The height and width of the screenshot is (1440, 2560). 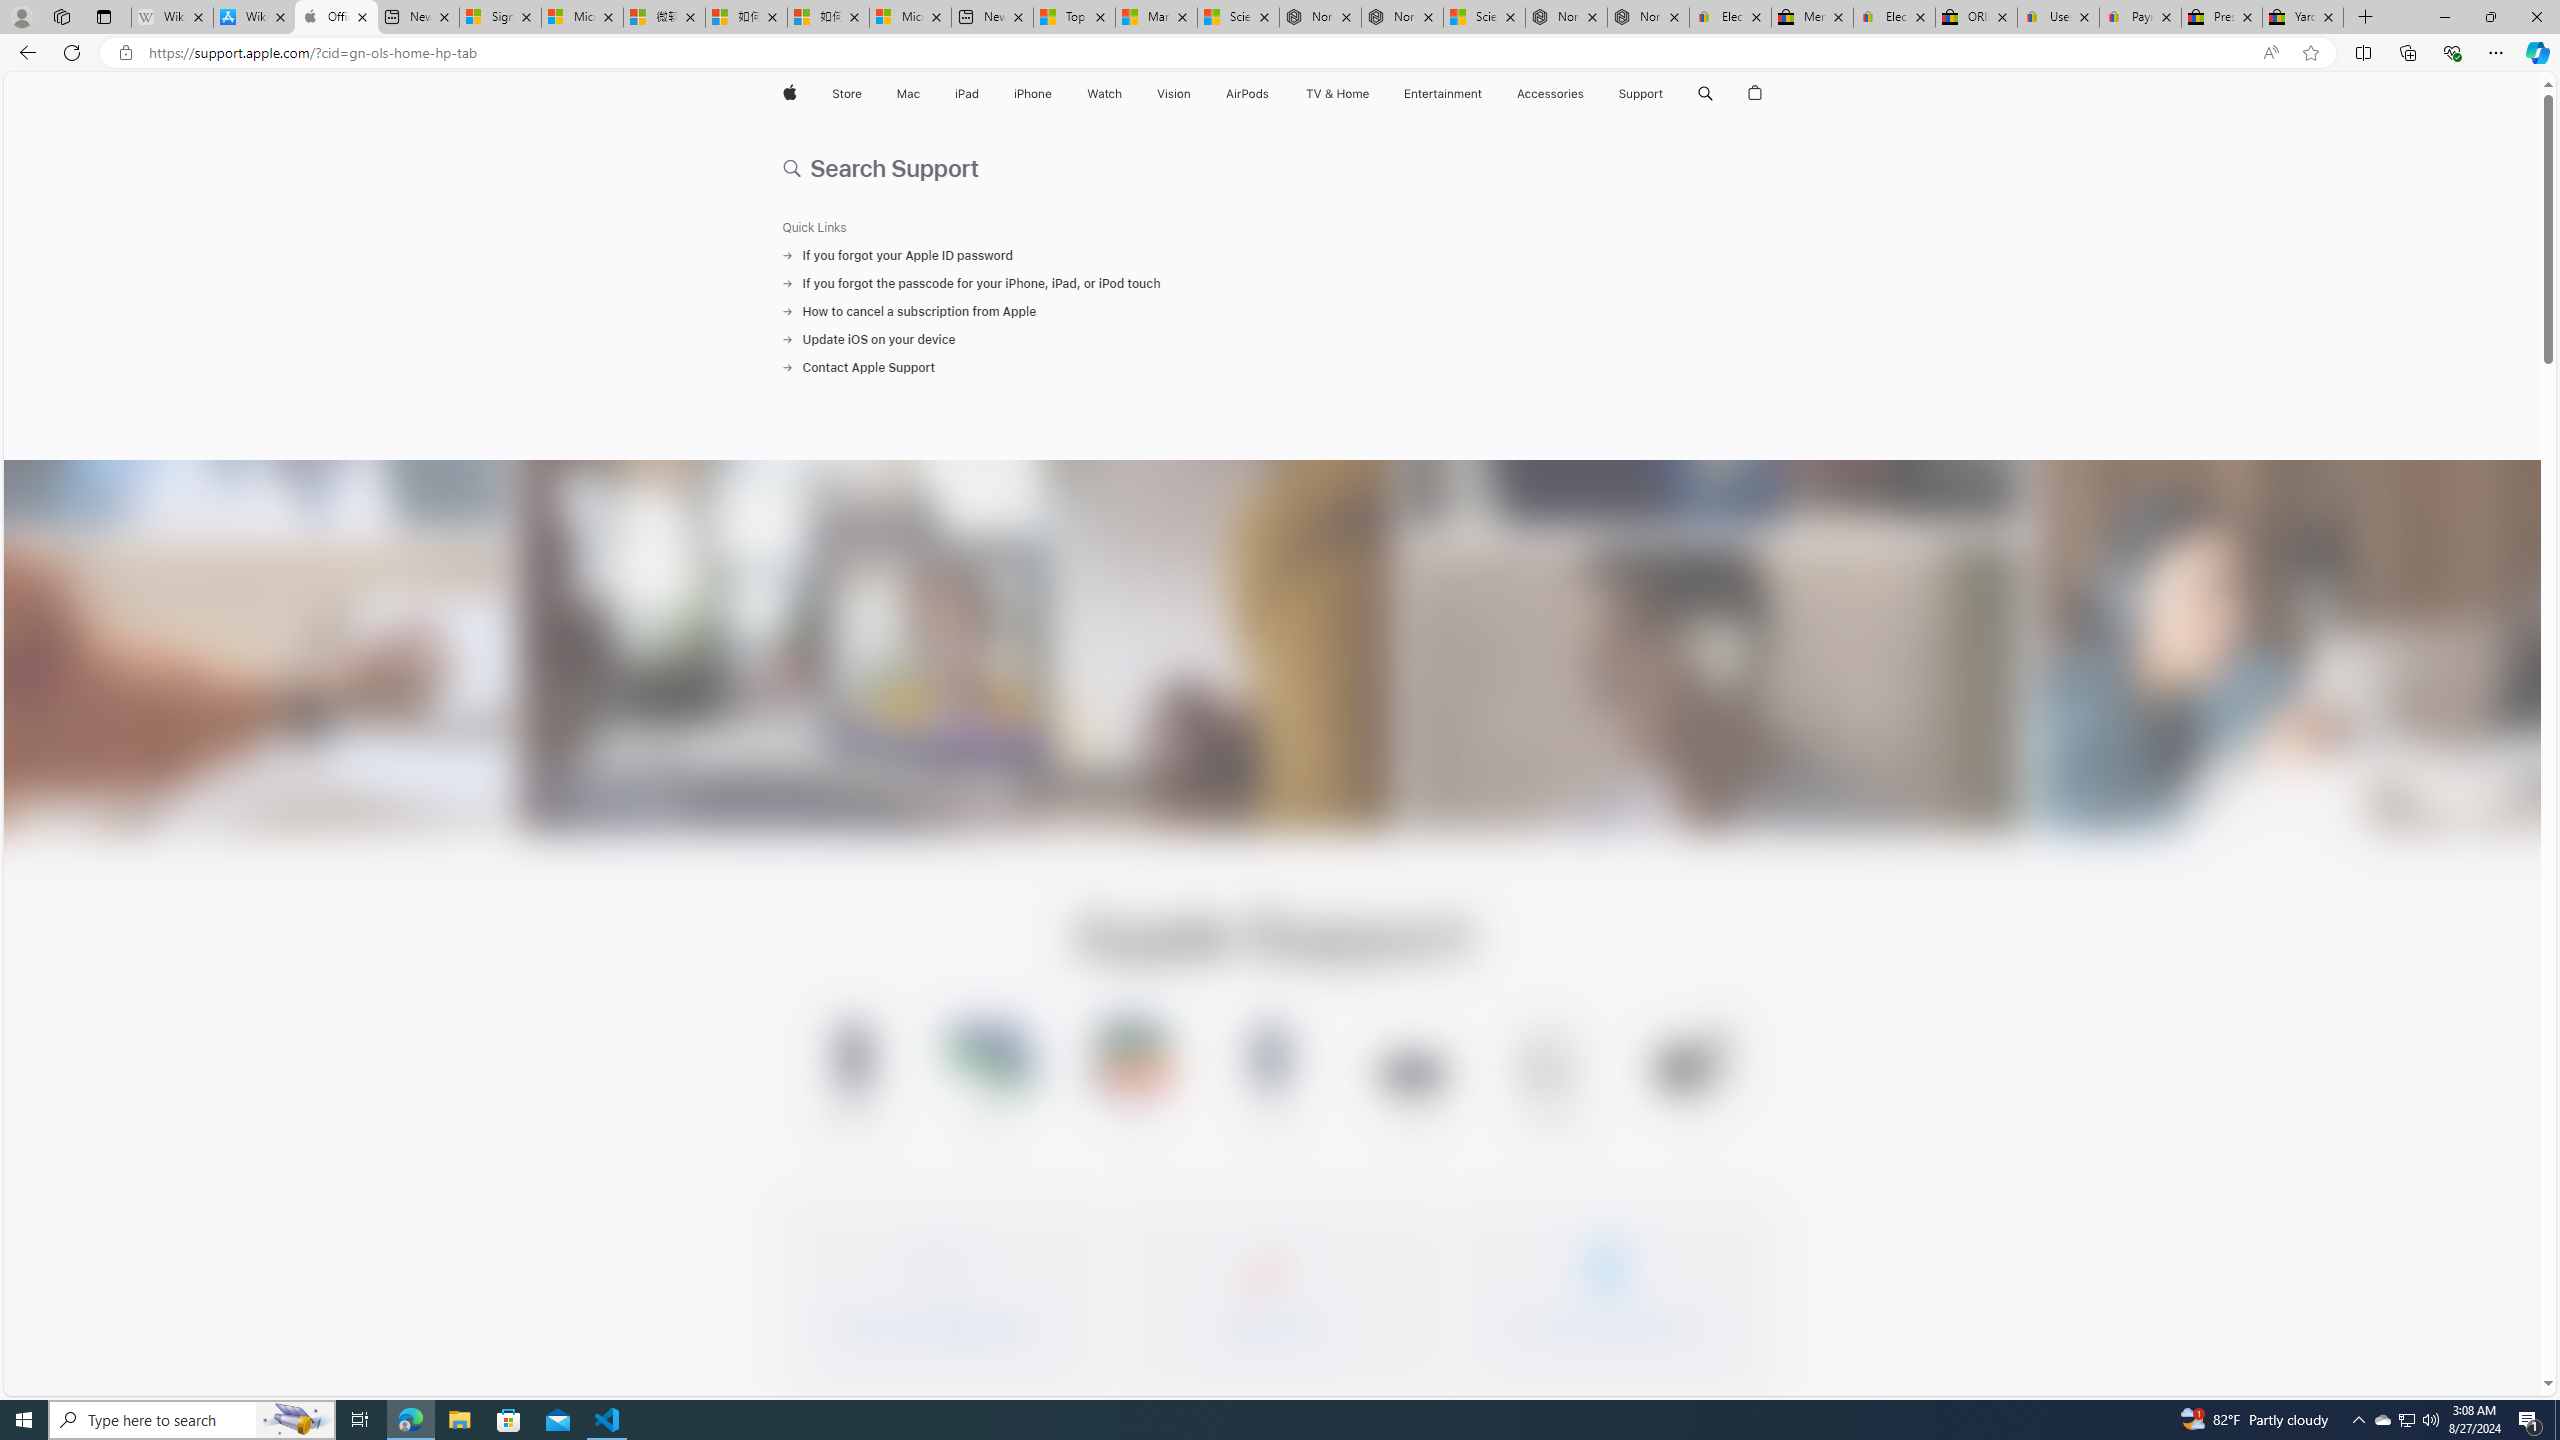 I want to click on 'iPad', so click(x=966, y=93).